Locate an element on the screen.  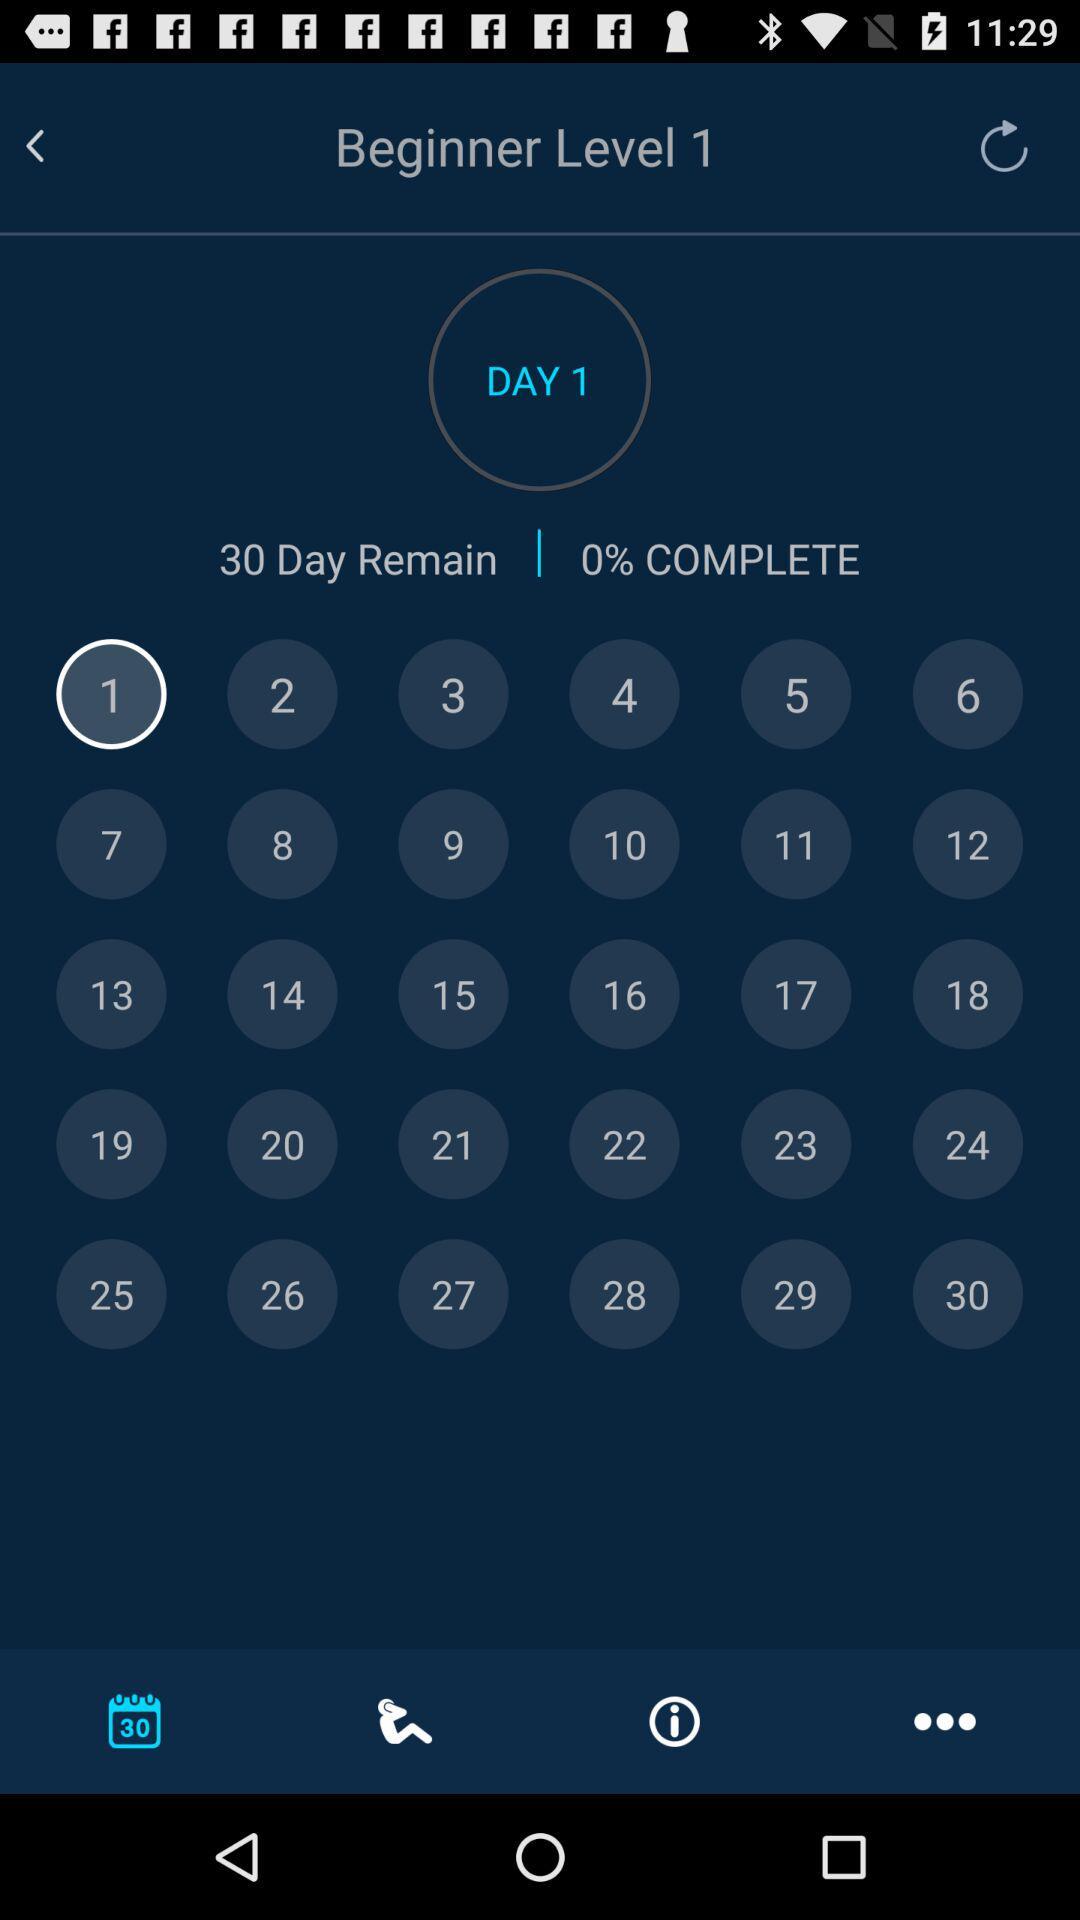
the arrow_backward icon is located at coordinates (58, 155).